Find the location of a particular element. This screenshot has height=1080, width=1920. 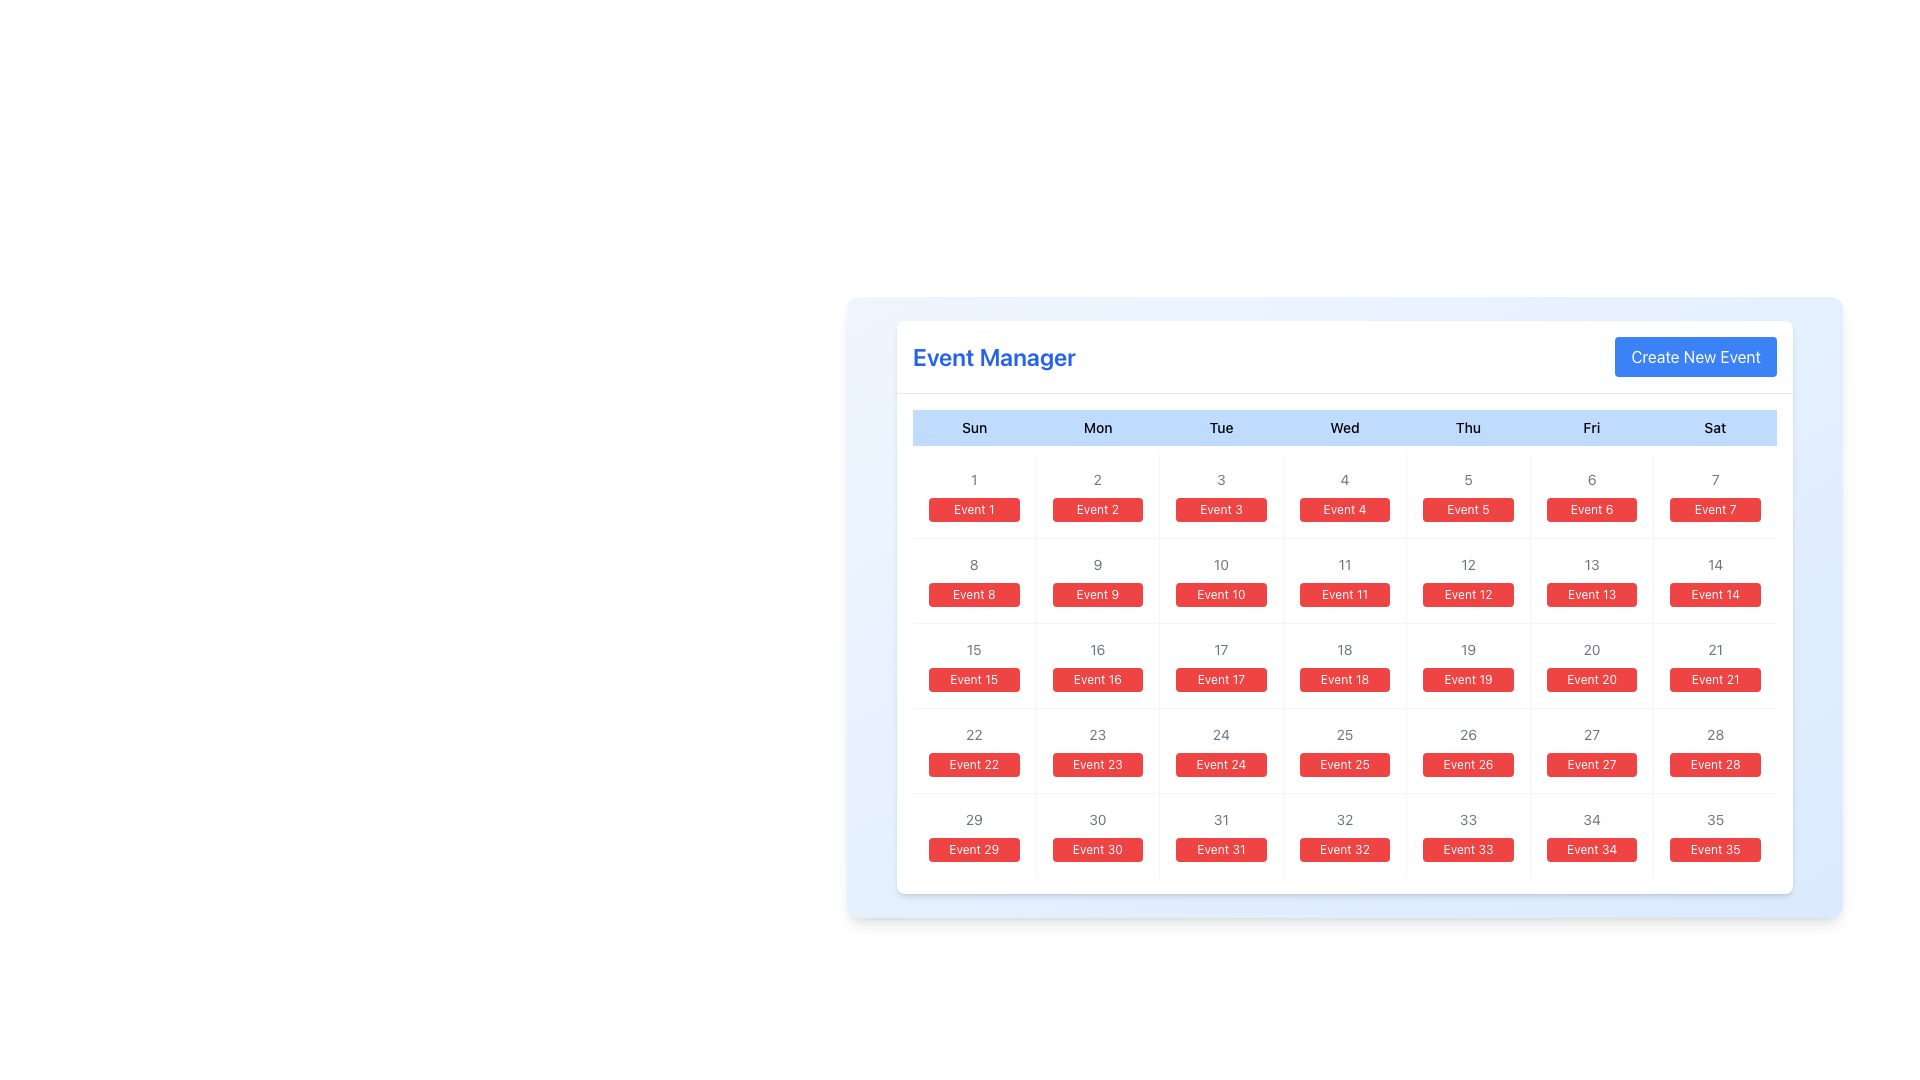

text of the Button-like Label indicating an event scheduled for the date '29' in the calendar grid is located at coordinates (974, 849).